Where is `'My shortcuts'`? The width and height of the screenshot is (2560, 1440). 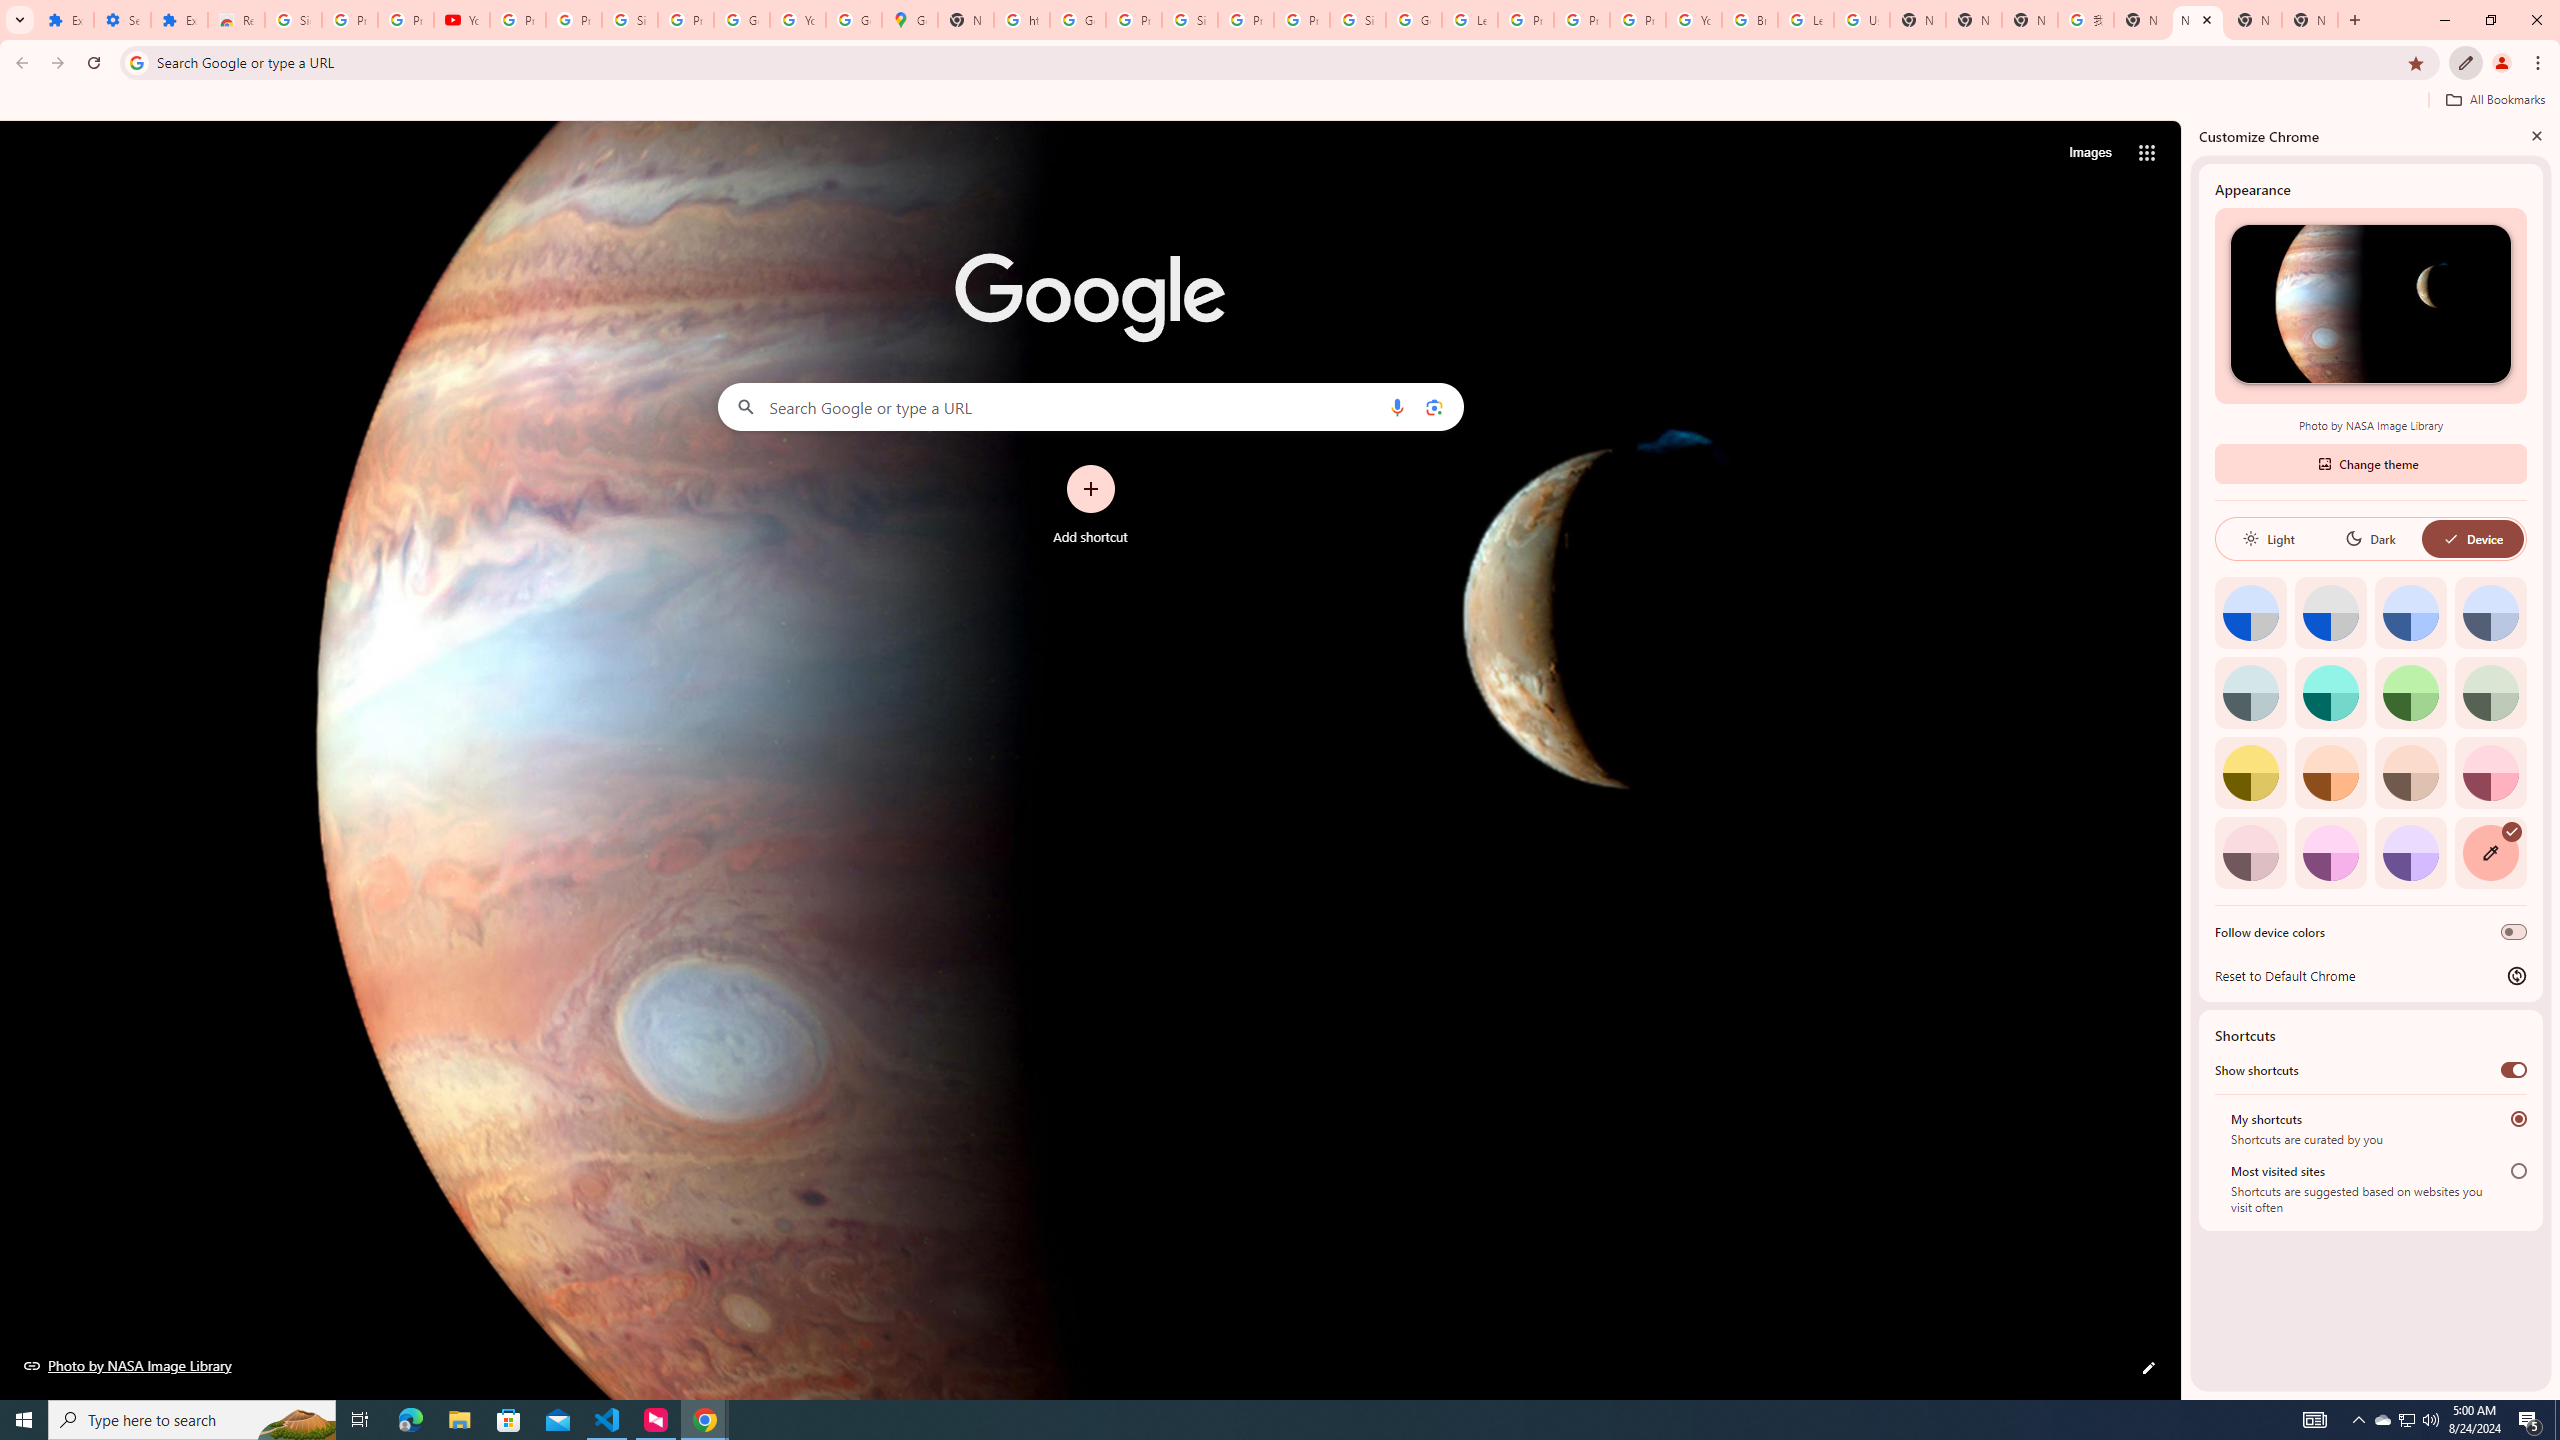
'My shortcuts' is located at coordinates (2519, 1118).